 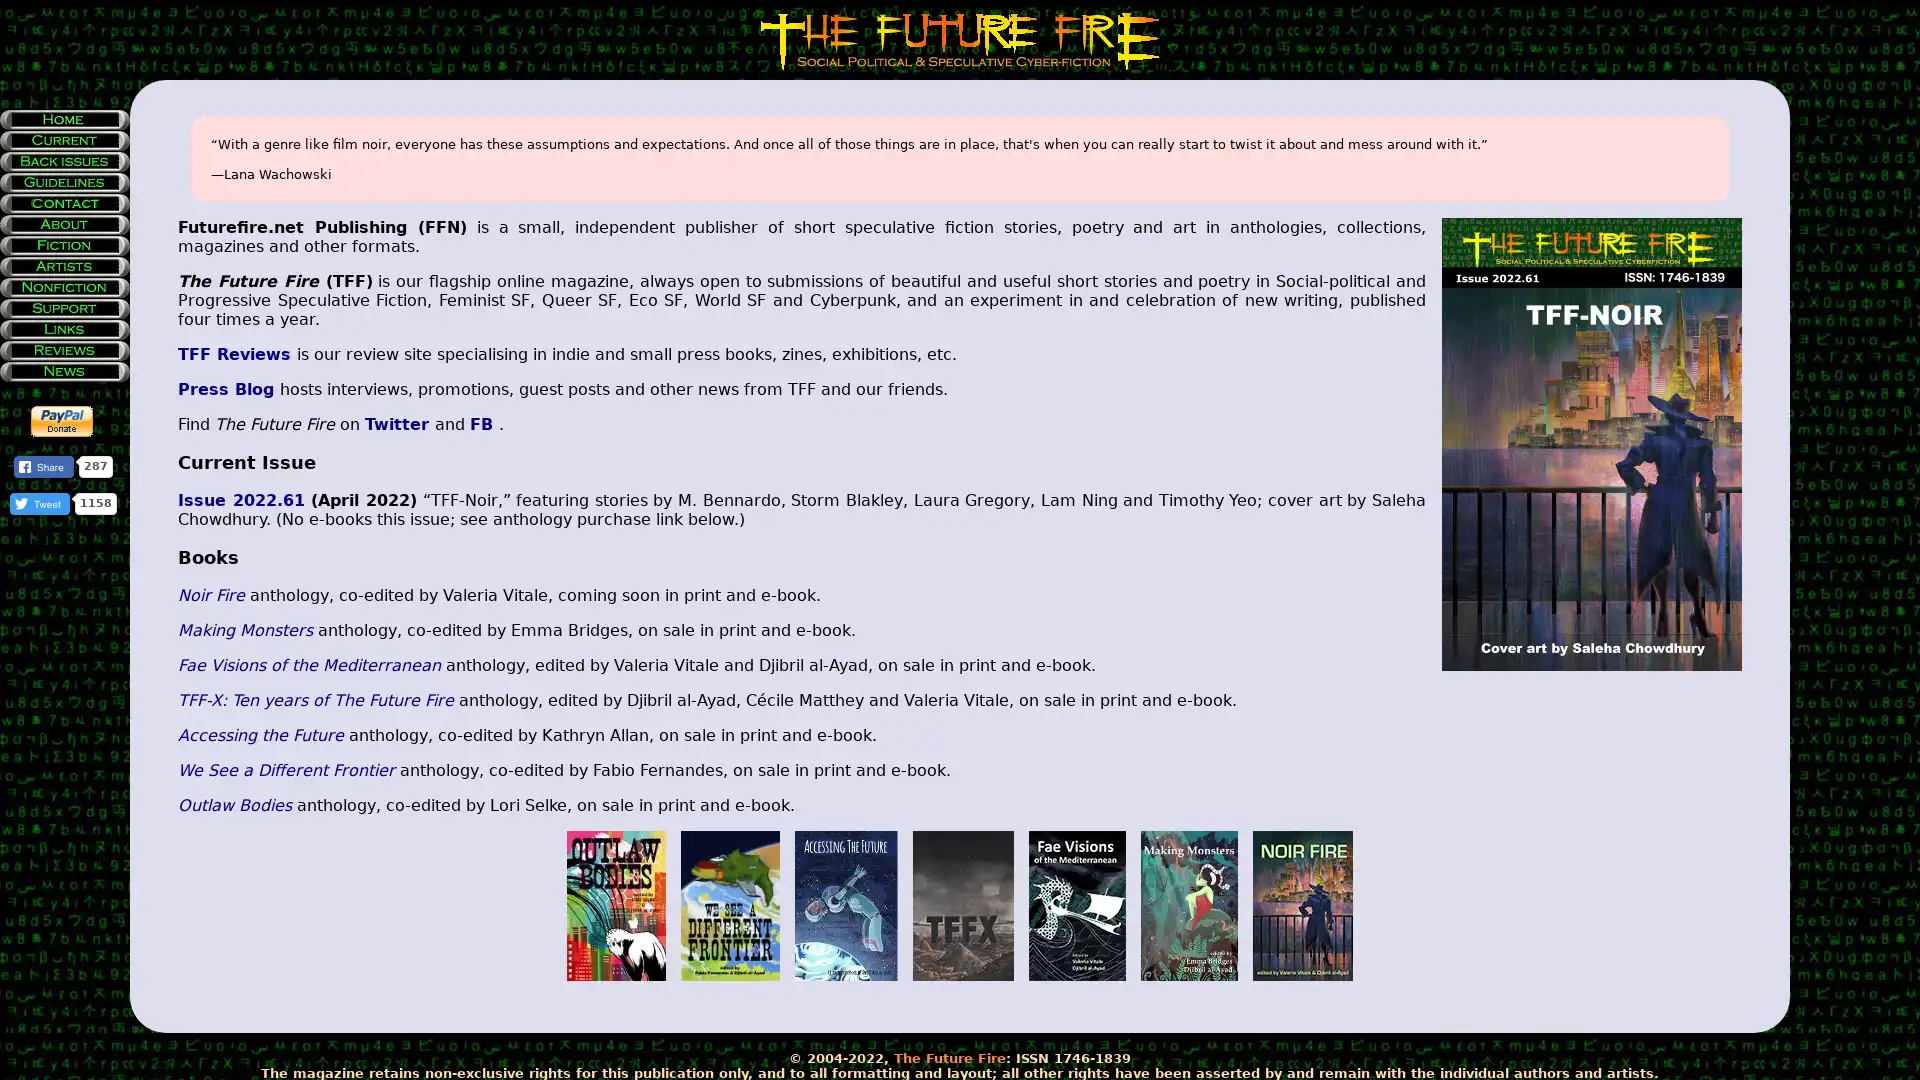 I want to click on Make payments with PayPal - it's fast, free and secure!, so click(x=62, y=420).